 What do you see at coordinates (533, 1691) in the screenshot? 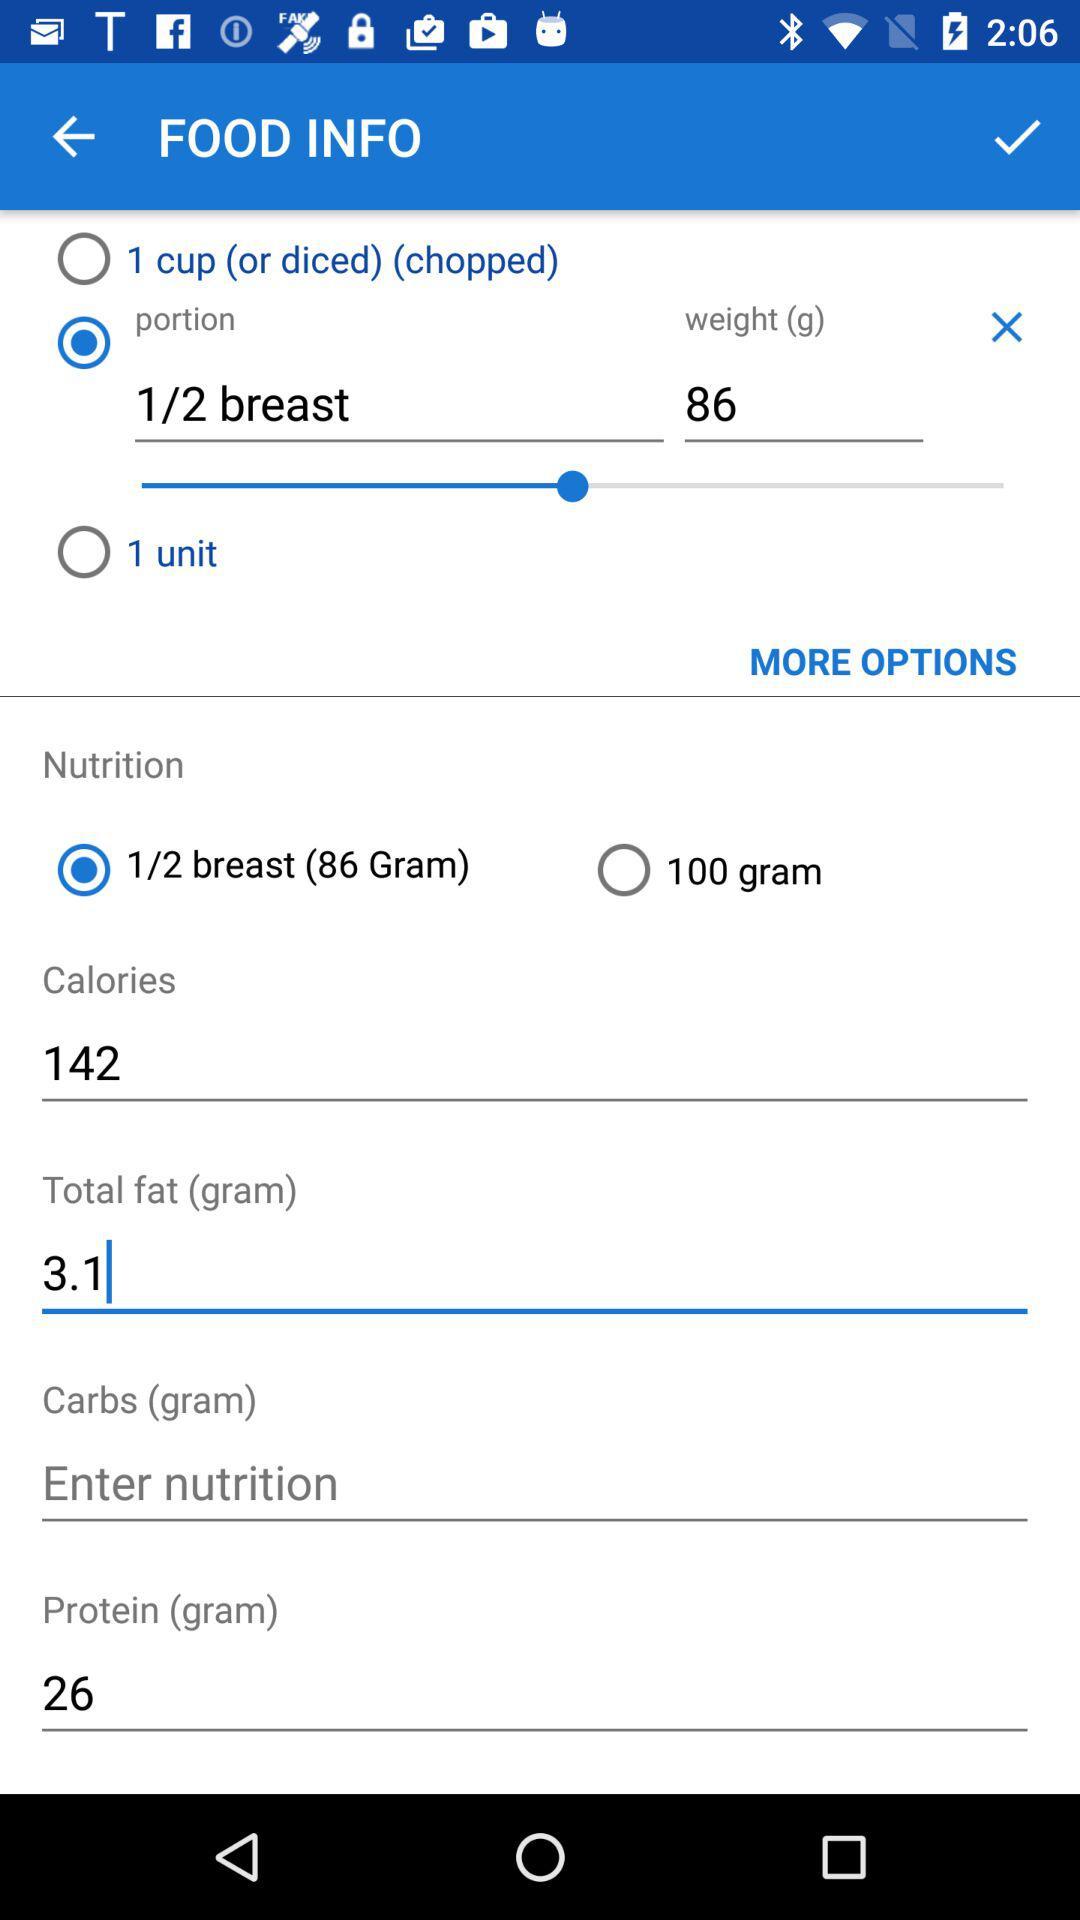
I see `the icon below the protein (gram) item` at bounding box center [533, 1691].